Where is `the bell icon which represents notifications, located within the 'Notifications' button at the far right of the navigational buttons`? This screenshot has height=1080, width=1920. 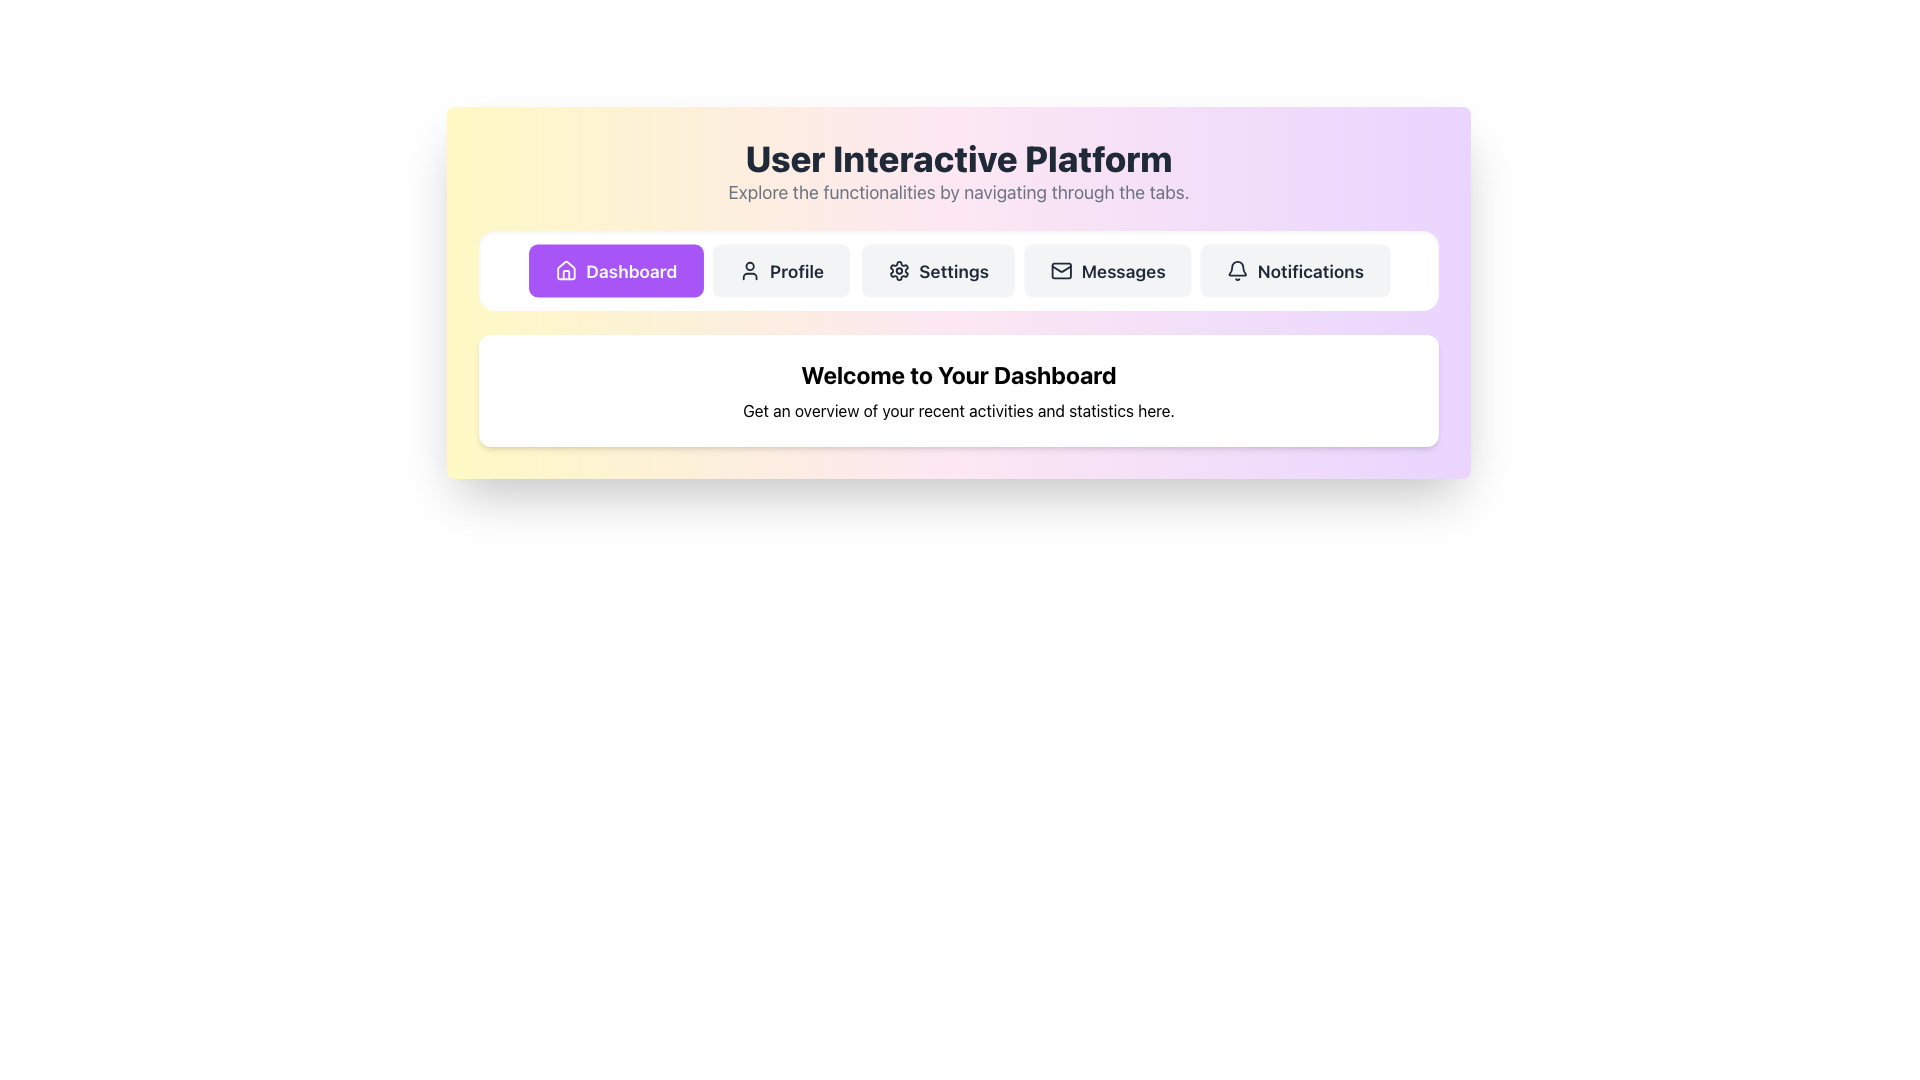 the bell icon which represents notifications, located within the 'Notifications' button at the far right of the navigational buttons is located at coordinates (1236, 270).